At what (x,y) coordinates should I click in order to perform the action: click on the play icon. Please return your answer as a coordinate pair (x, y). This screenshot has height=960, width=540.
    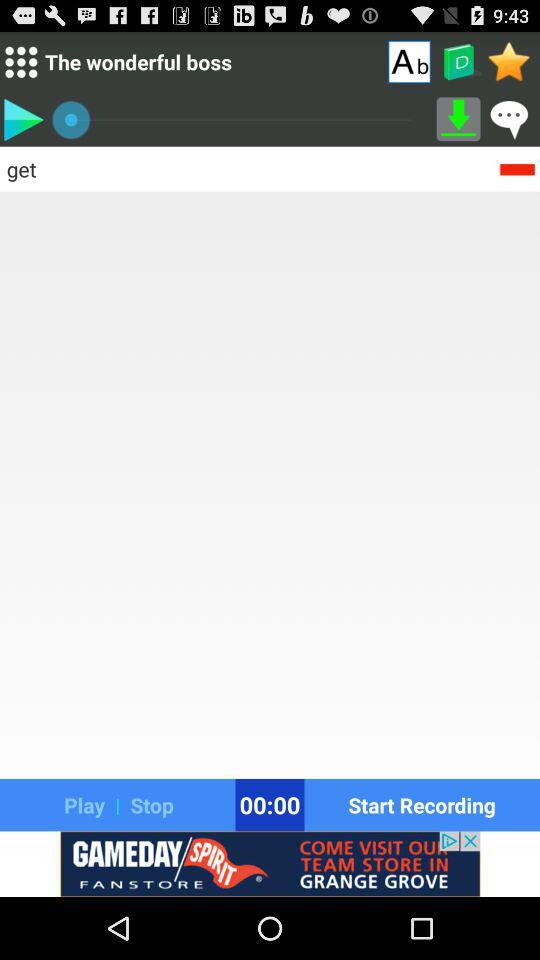
    Looking at the image, I should click on (22, 126).